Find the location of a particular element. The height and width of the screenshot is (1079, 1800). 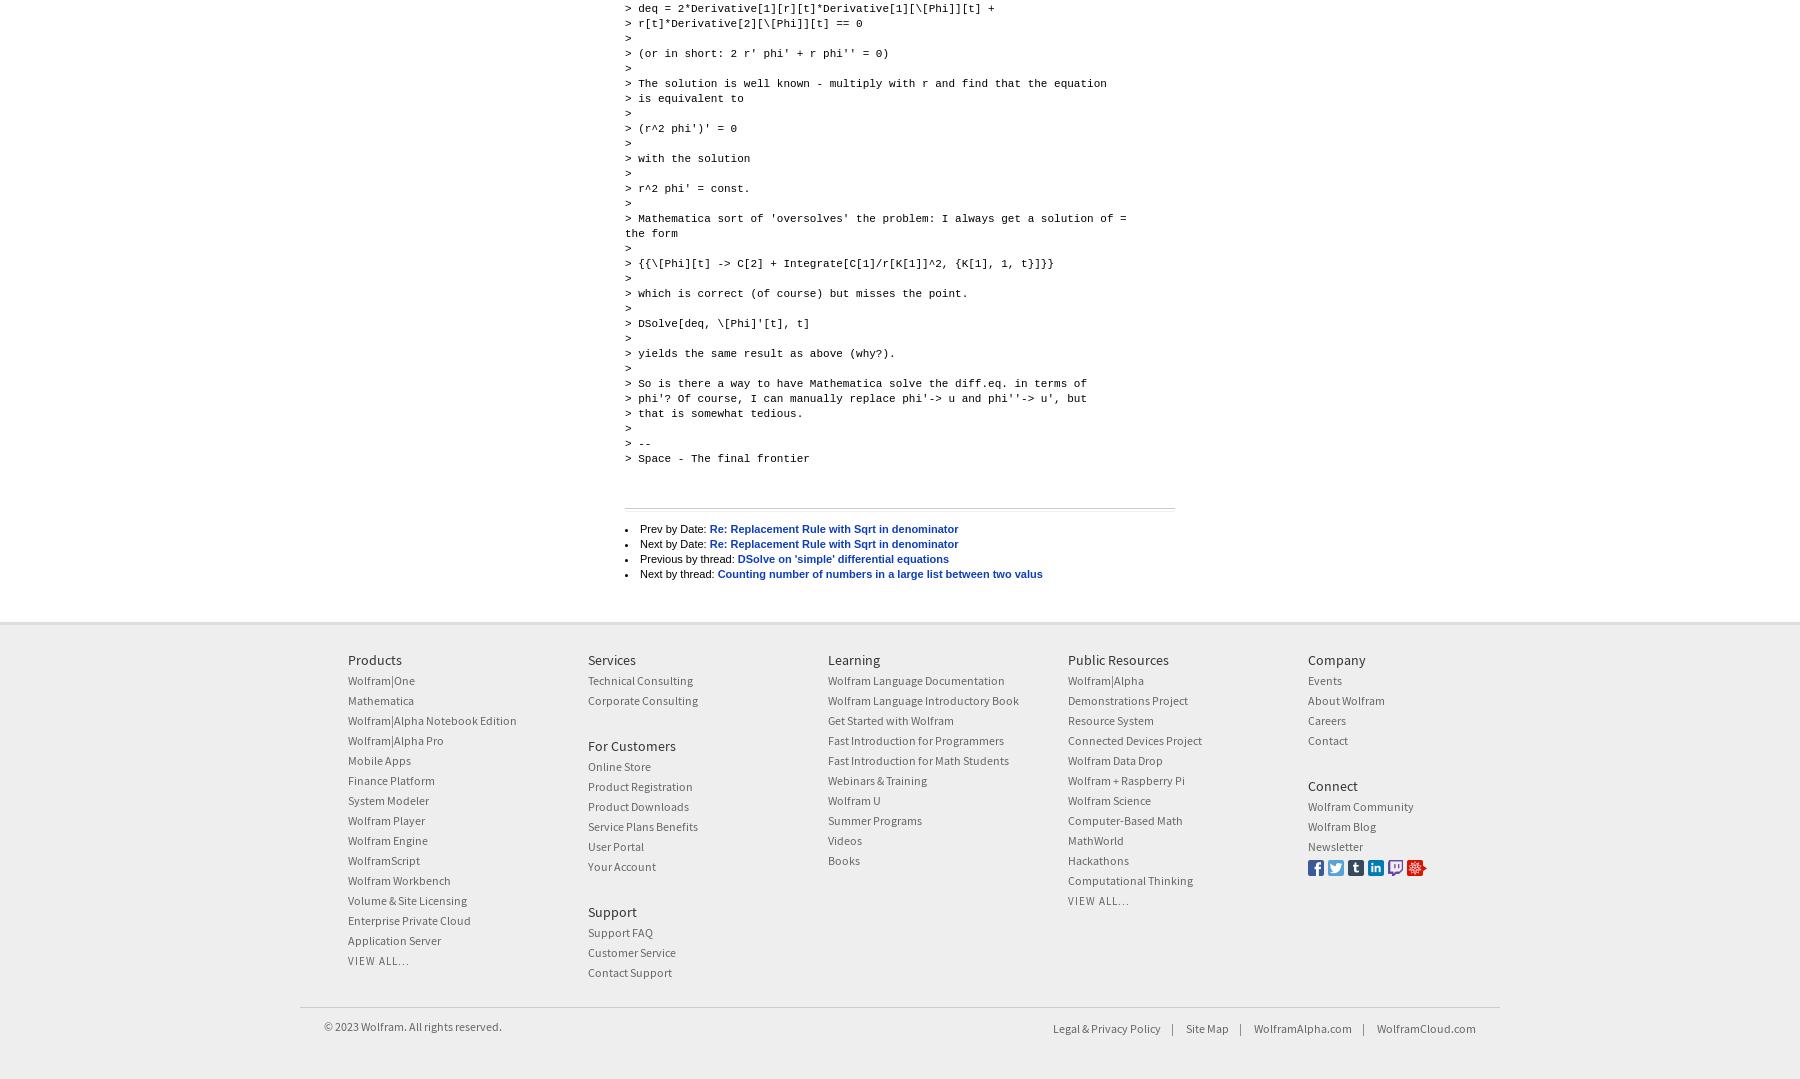

'Demonstrations Project' is located at coordinates (1067, 700).